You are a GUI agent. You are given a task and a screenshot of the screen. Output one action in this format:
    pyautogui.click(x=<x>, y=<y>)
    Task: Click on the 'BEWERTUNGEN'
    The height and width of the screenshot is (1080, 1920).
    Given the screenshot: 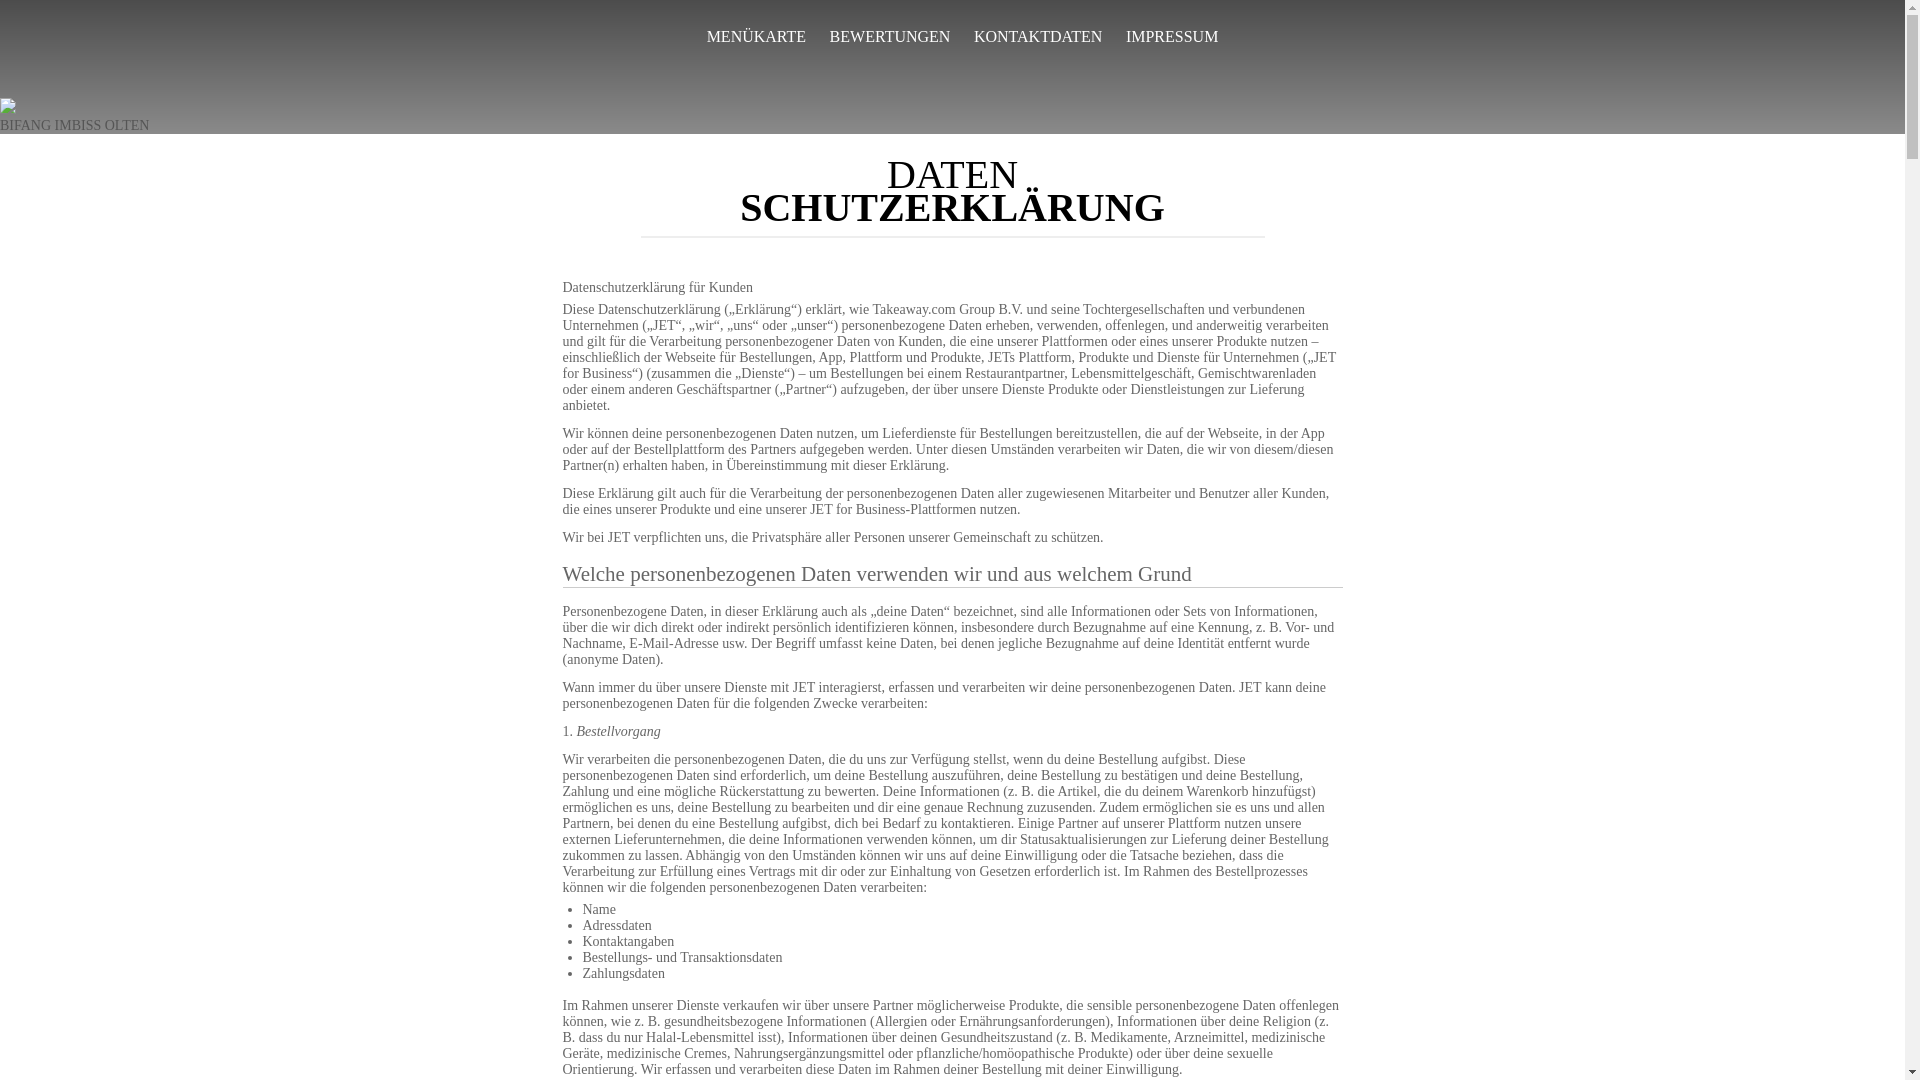 What is the action you would take?
    pyautogui.click(x=889, y=37)
    